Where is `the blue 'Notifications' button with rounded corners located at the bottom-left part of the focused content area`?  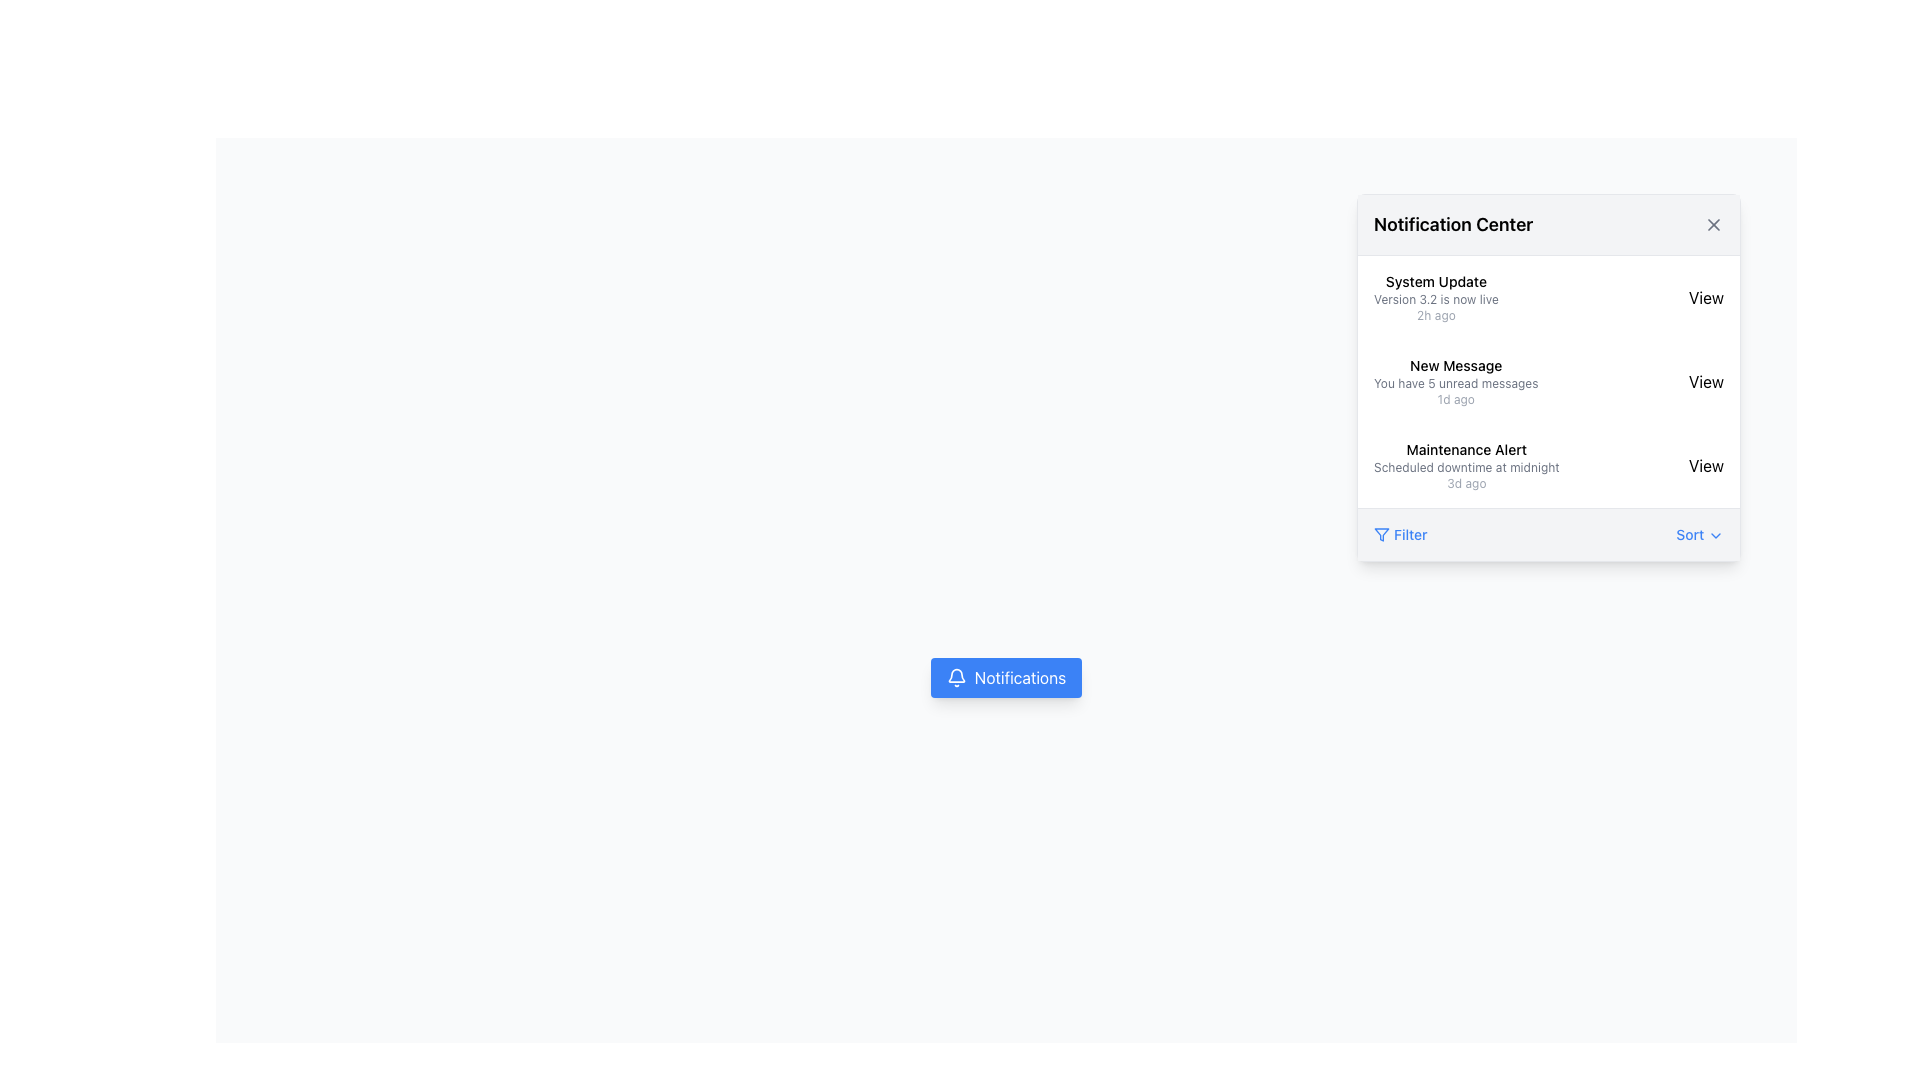
the blue 'Notifications' button with rounded corners located at the bottom-left part of the focused content area is located at coordinates (1006, 677).